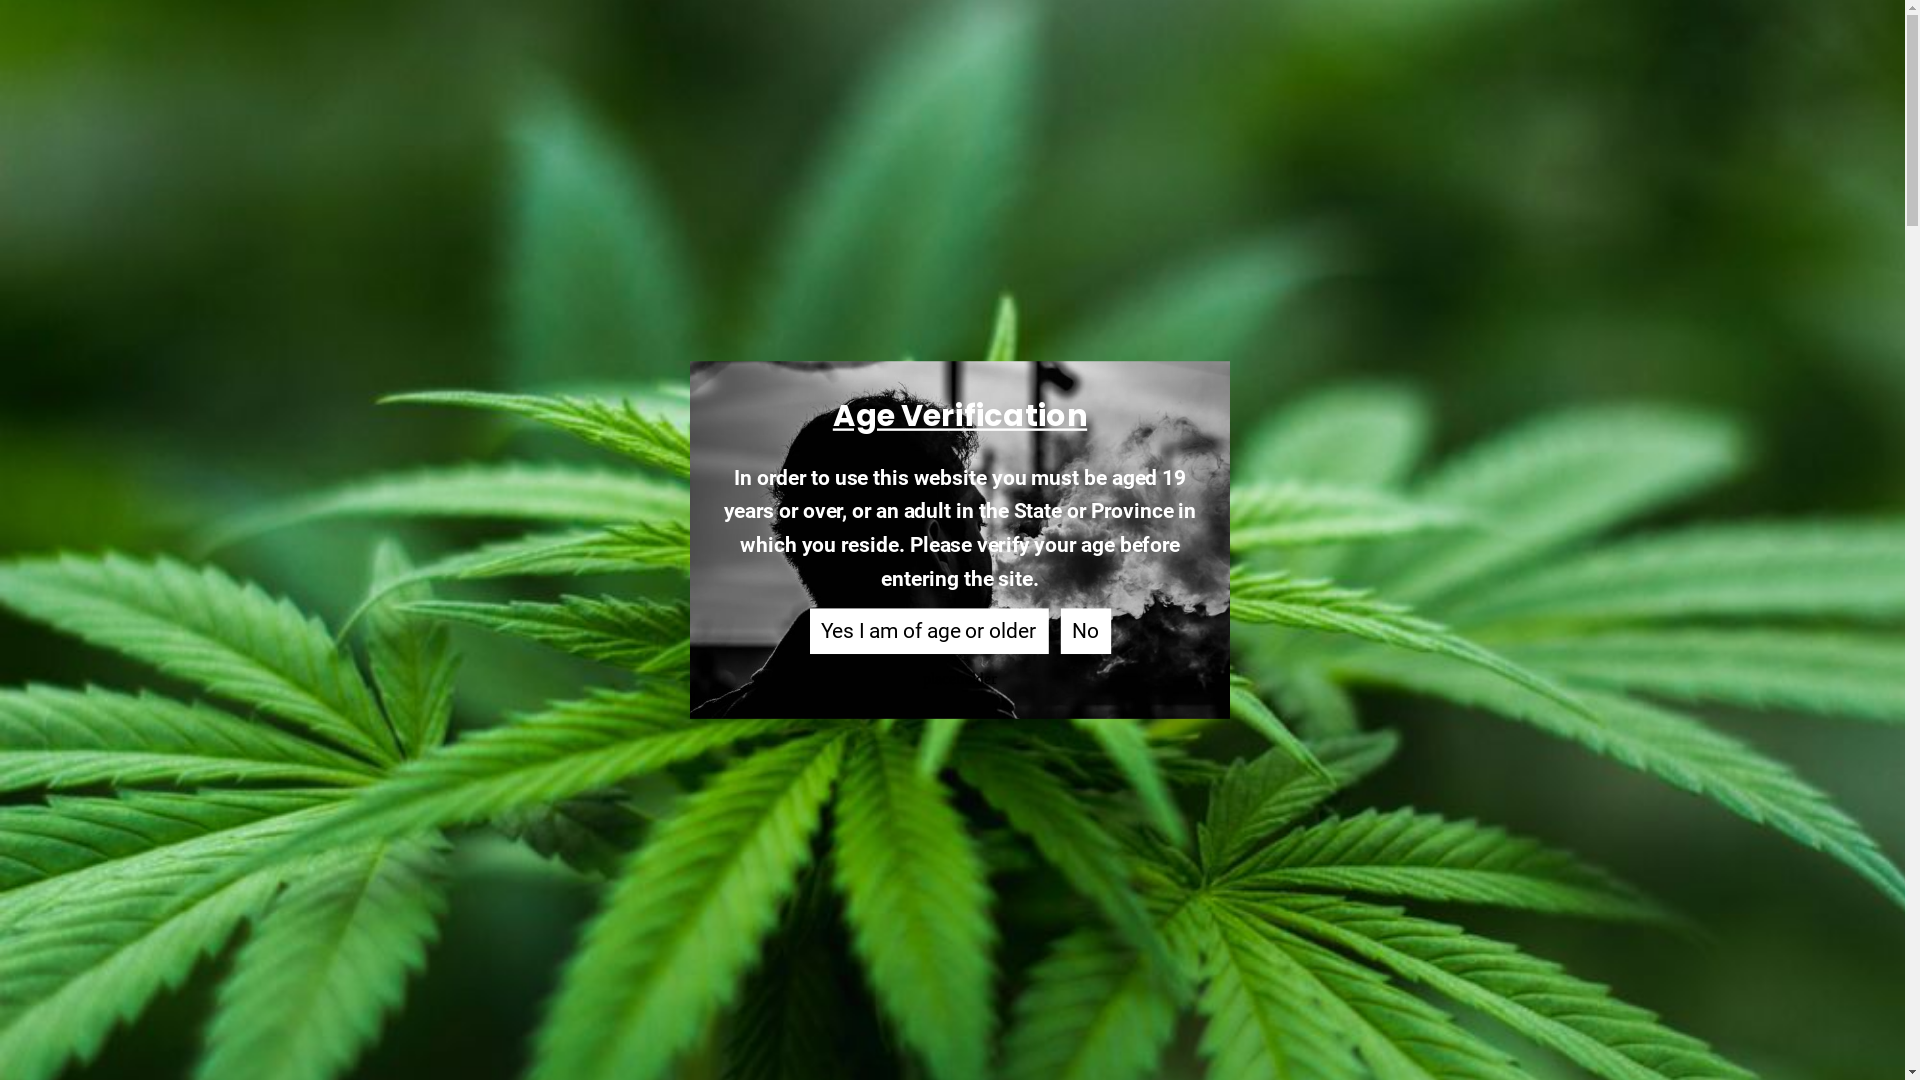 This screenshot has width=1920, height=1080. What do you see at coordinates (1314, 870) in the screenshot?
I see `'SUBSCRIBE'` at bounding box center [1314, 870].